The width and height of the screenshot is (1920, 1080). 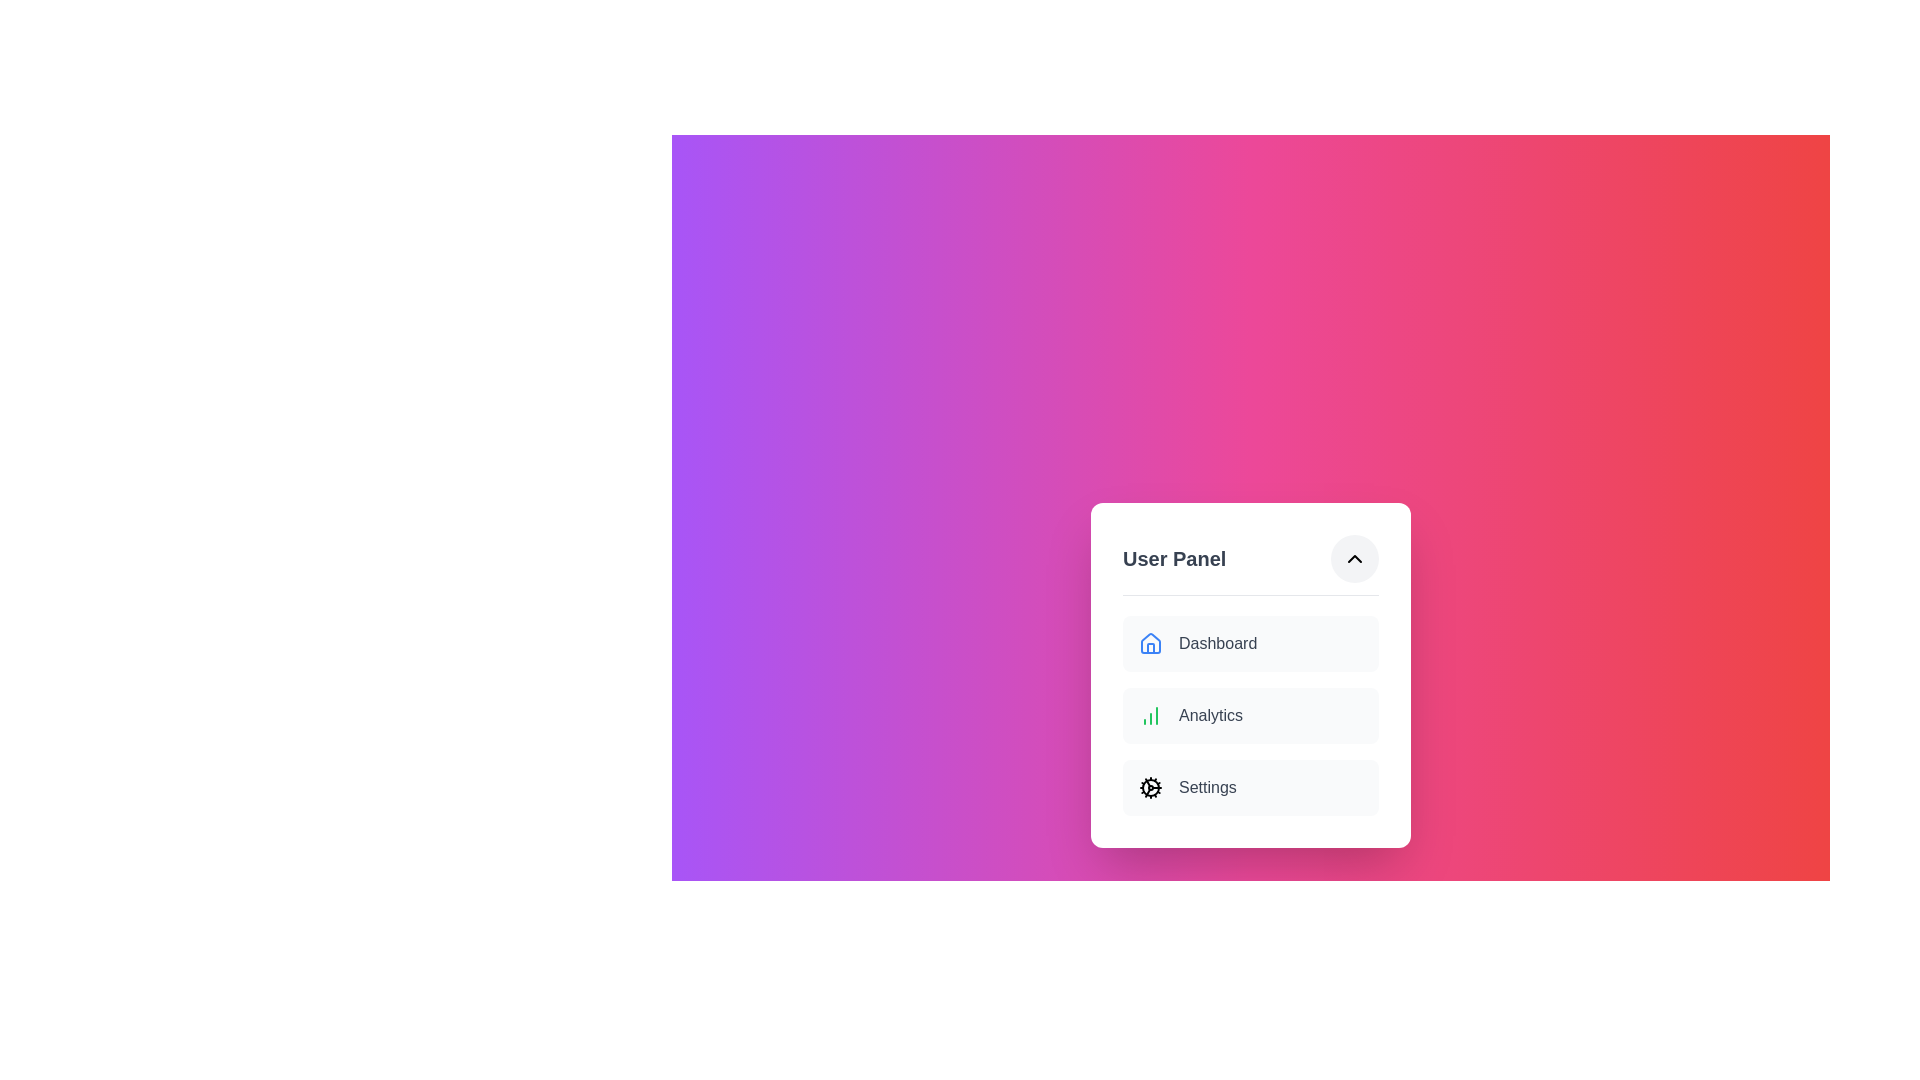 I want to click on button with the ChevronDown icon to toggle the menu visibility, so click(x=1354, y=558).